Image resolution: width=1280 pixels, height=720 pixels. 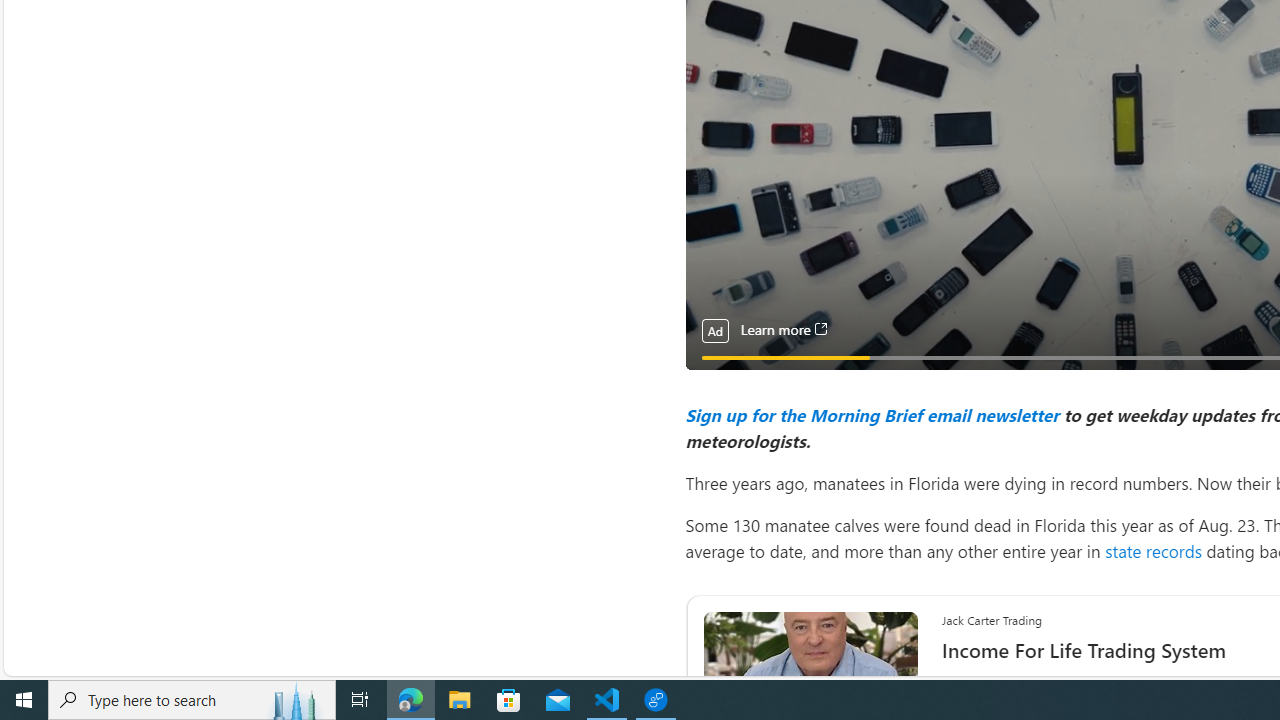 What do you see at coordinates (782, 329) in the screenshot?
I see `'Learn more'` at bounding box center [782, 329].